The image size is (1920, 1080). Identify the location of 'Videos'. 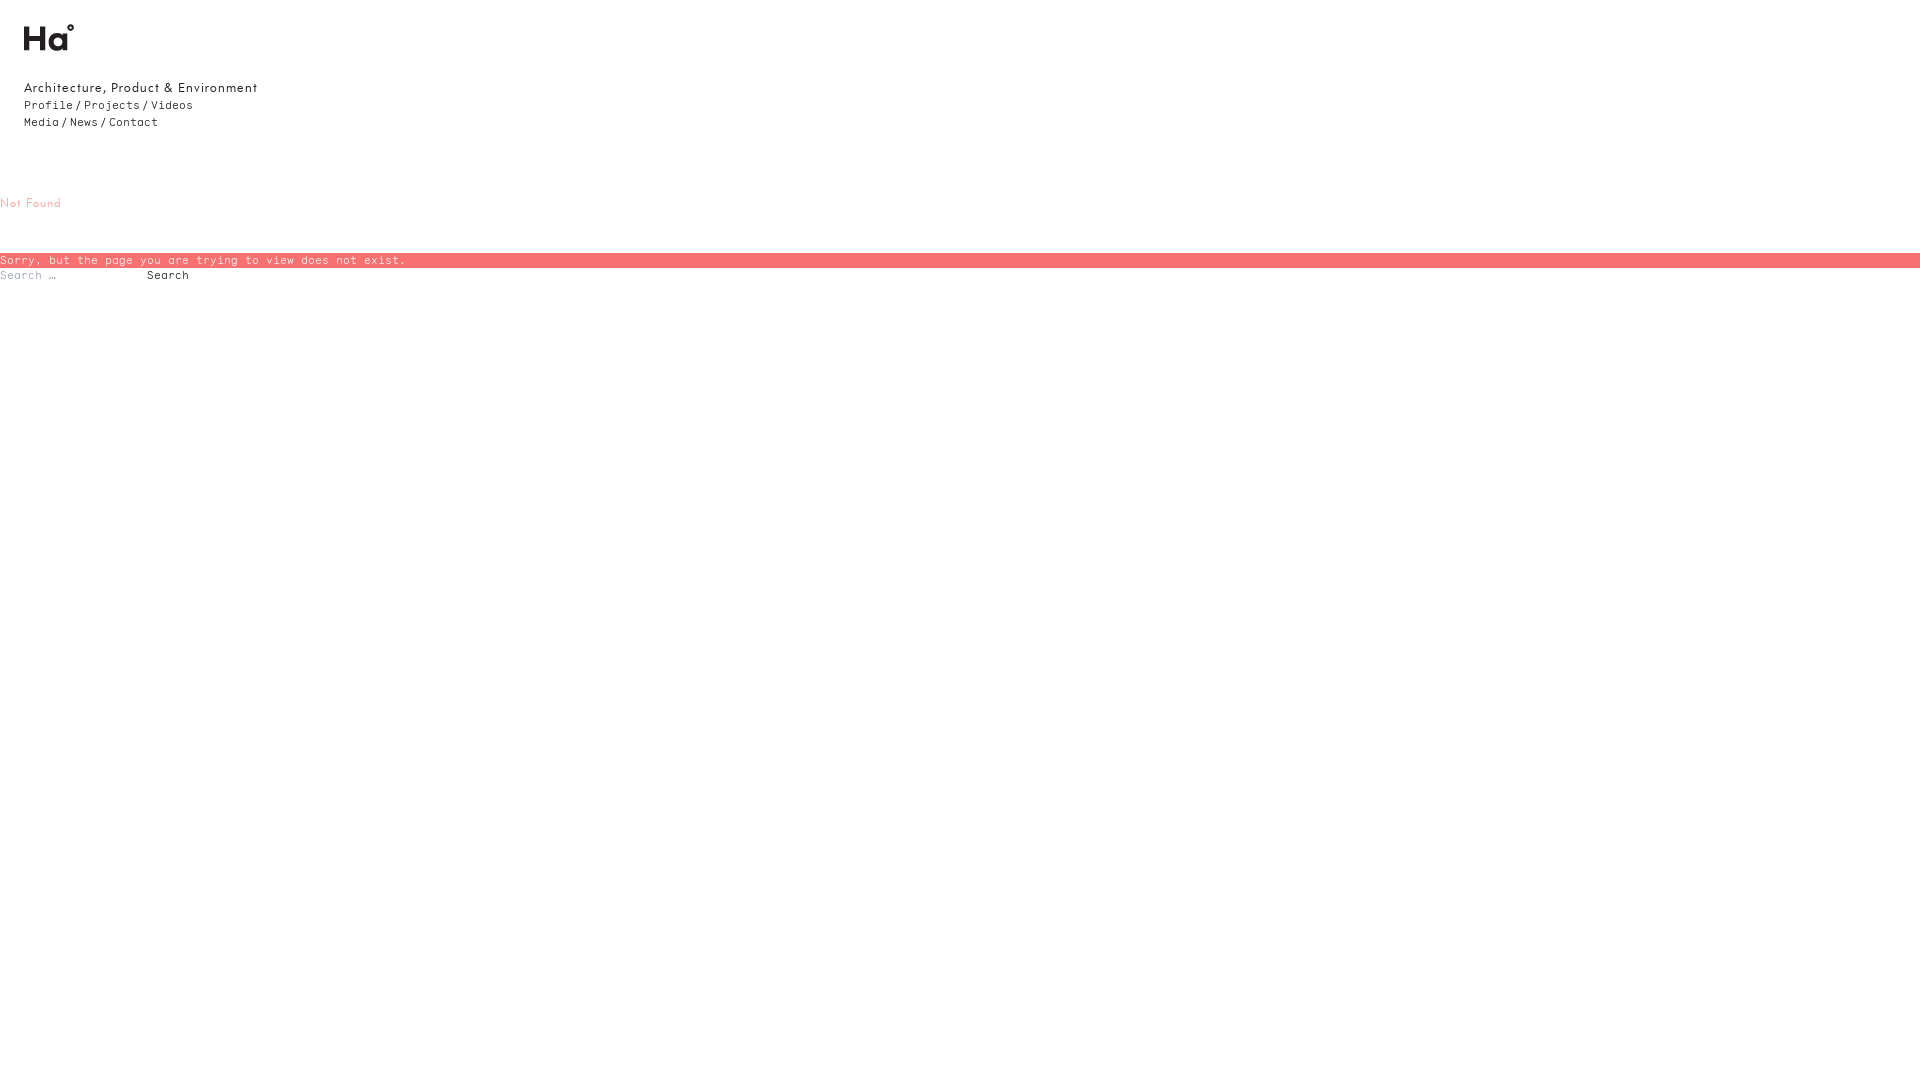
(172, 104).